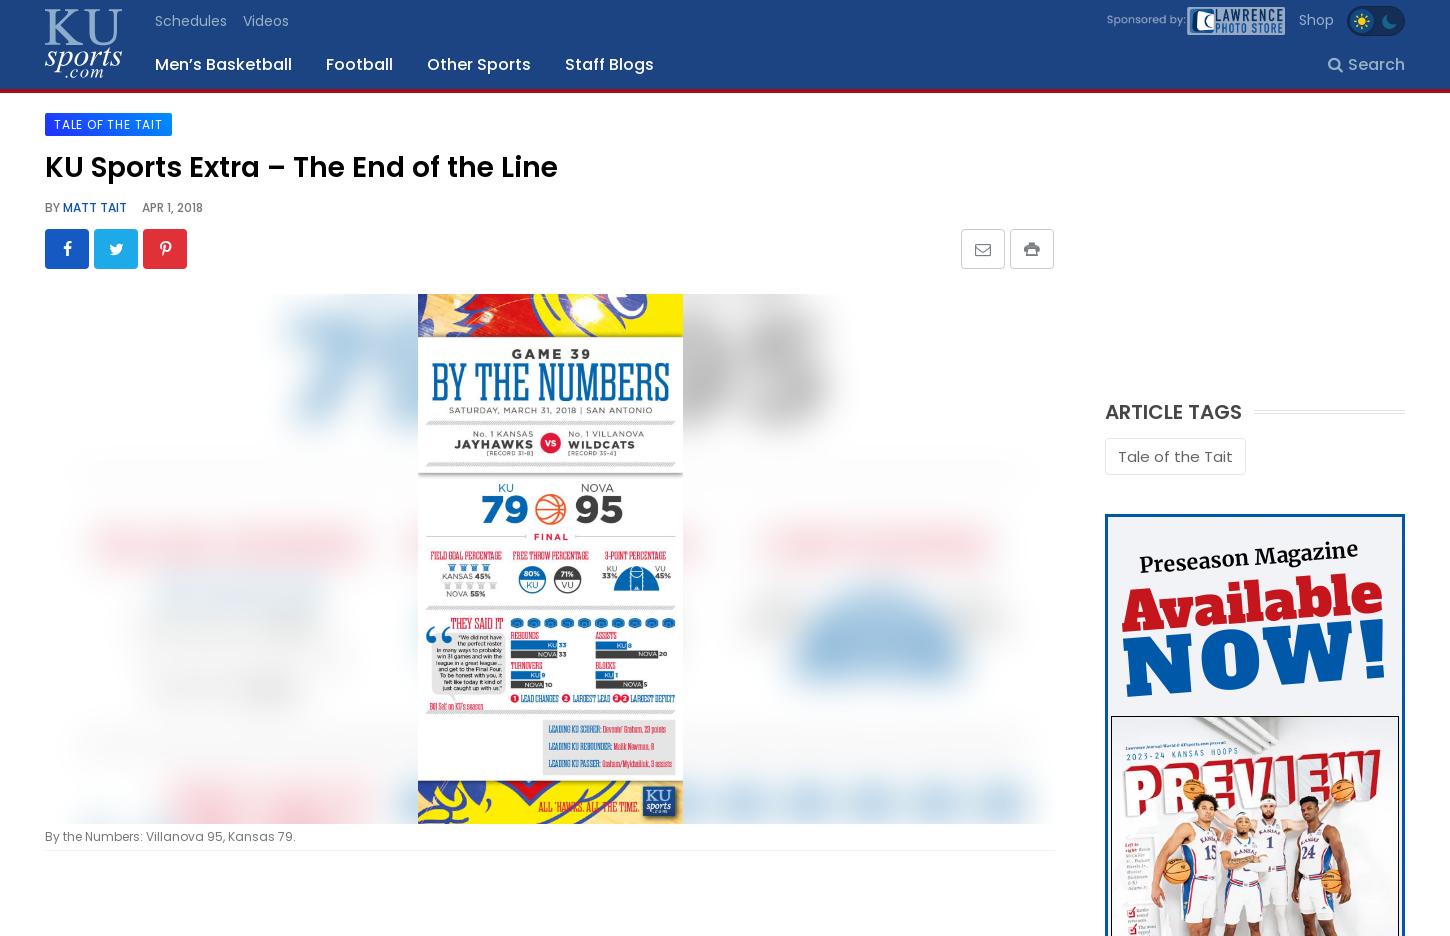 The height and width of the screenshot is (936, 1450). Describe the element at coordinates (169, 836) in the screenshot. I see `'By the Numbers: Villanova 95, Kansas 79.'` at that location.